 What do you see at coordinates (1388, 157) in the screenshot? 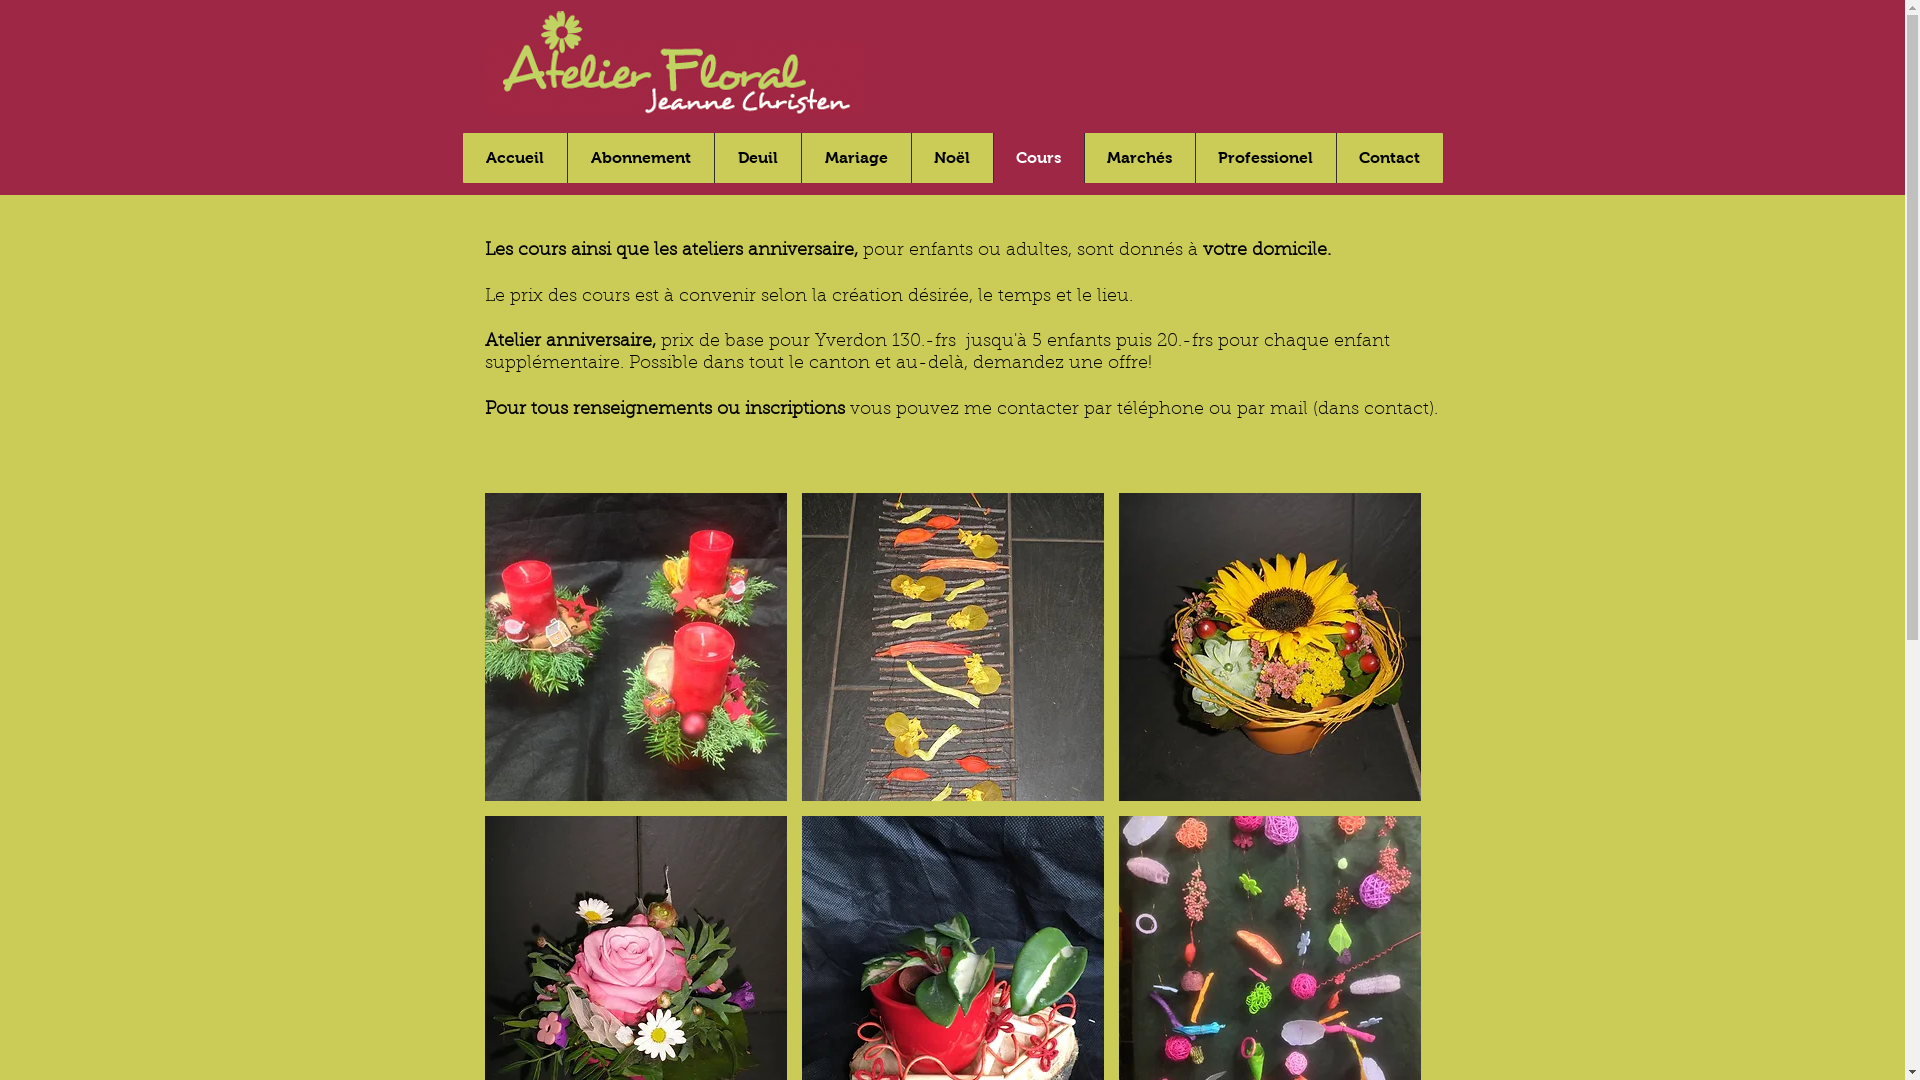
I see `'Contact'` at bounding box center [1388, 157].